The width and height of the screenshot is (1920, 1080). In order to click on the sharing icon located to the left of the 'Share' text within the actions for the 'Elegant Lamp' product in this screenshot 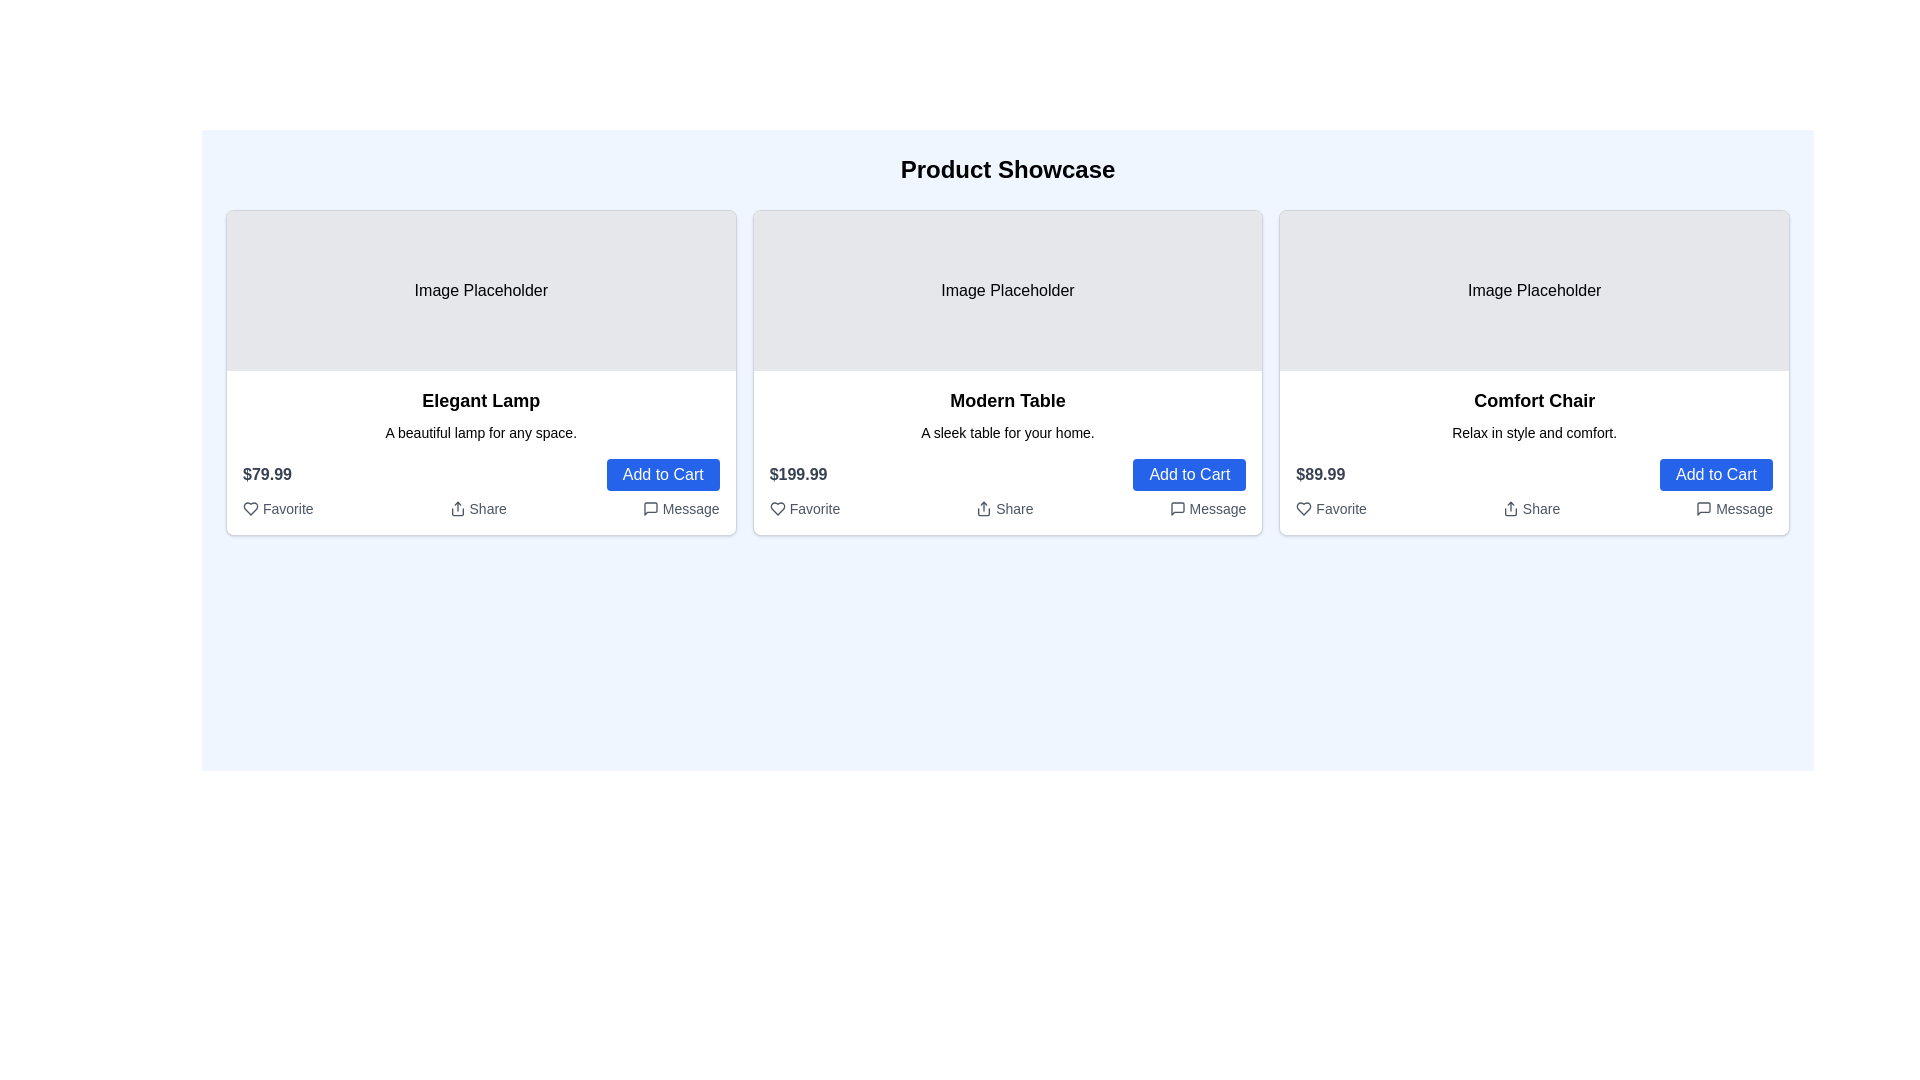, I will do `click(456, 508)`.